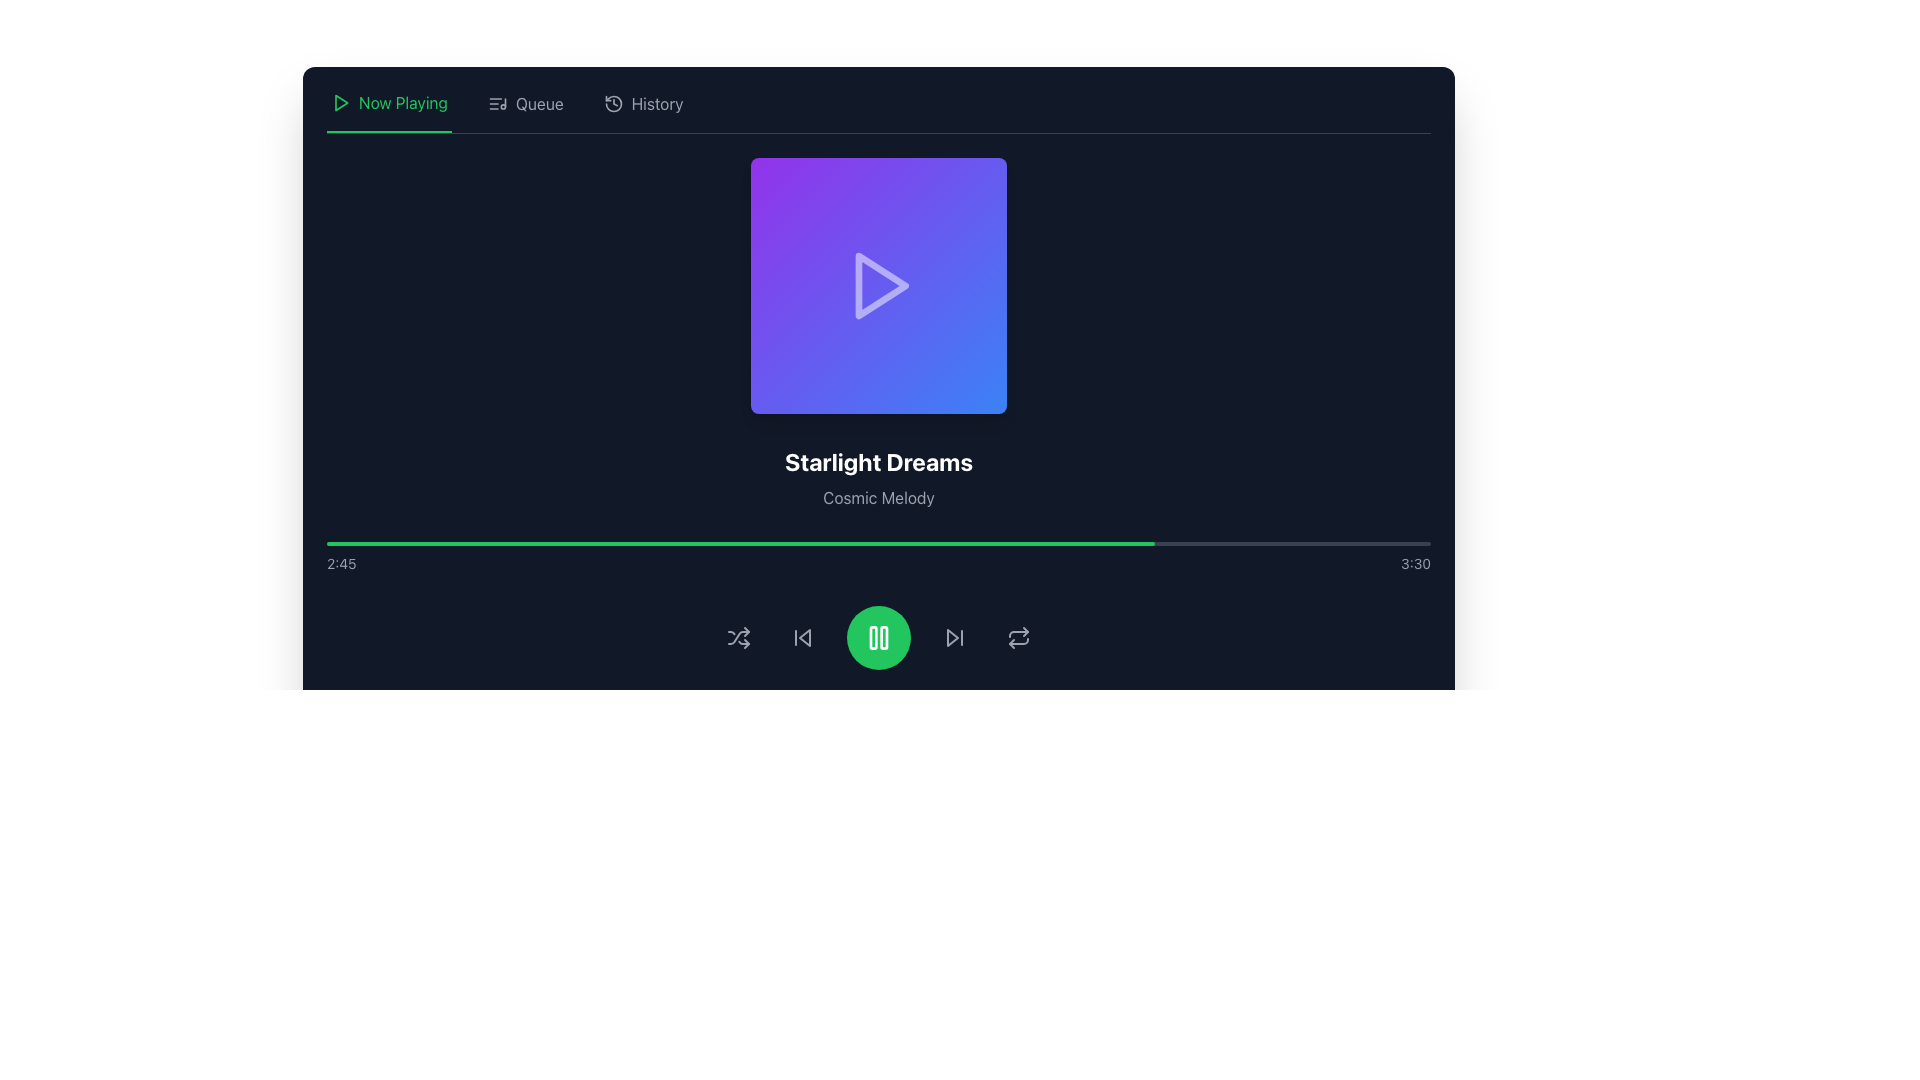  What do you see at coordinates (497, 104) in the screenshot?
I see `the music note icon located next to the 'Queue' label in the top navigation bar` at bounding box center [497, 104].